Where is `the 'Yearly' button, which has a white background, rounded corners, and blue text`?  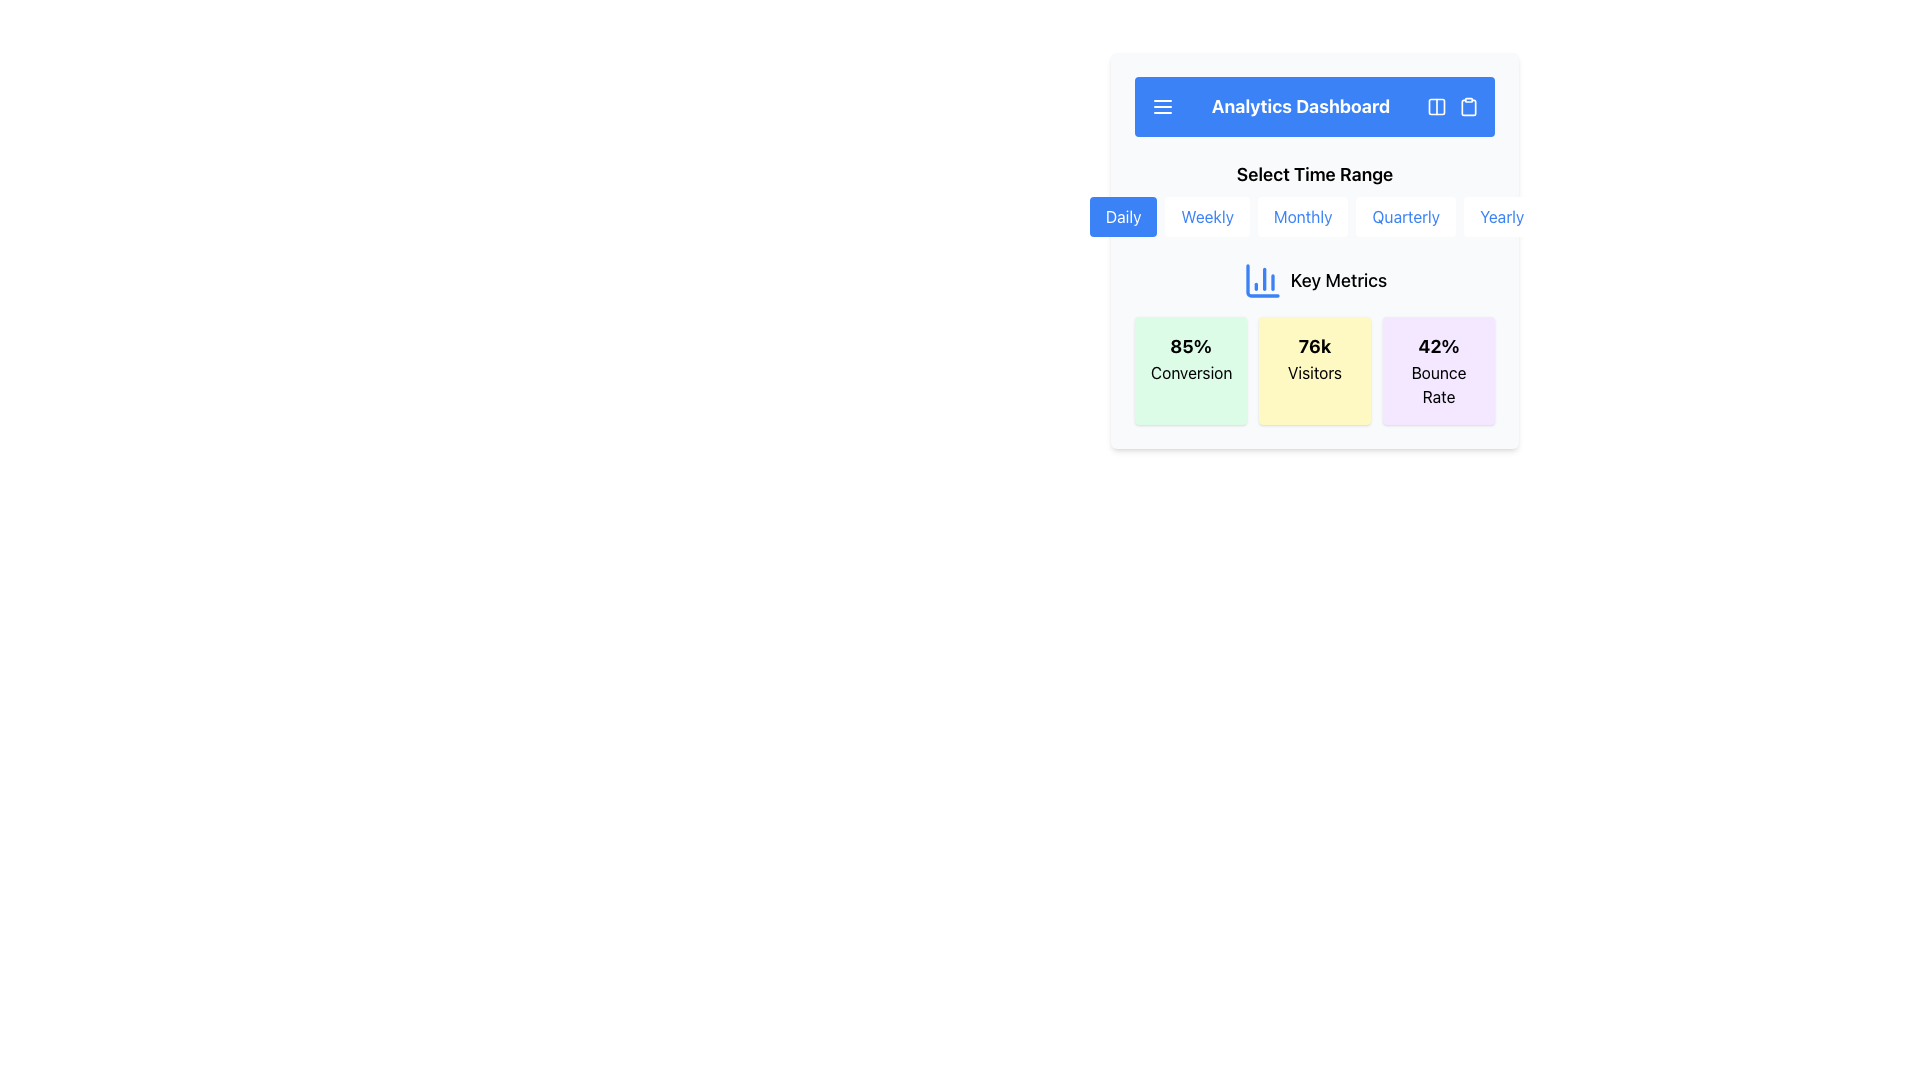 the 'Yearly' button, which has a white background, rounded corners, and blue text is located at coordinates (1502, 216).